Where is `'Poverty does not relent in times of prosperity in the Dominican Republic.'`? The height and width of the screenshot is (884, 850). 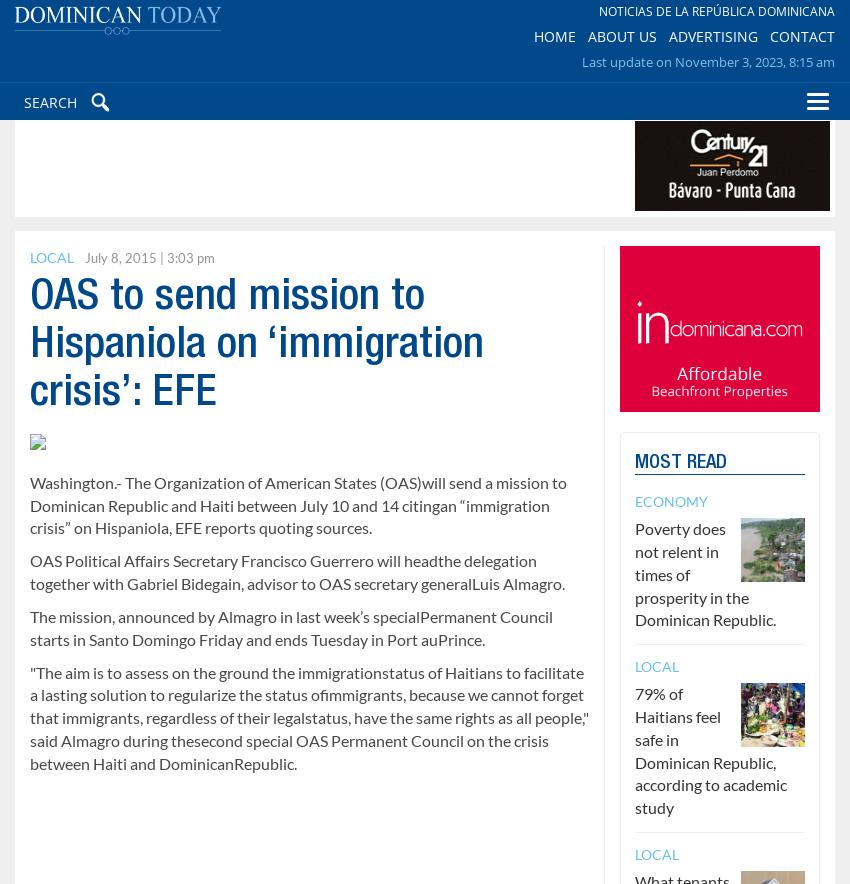 'Poverty does not relent in times of prosperity in the Dominican Republic.' is located at coordinates (704, 572).